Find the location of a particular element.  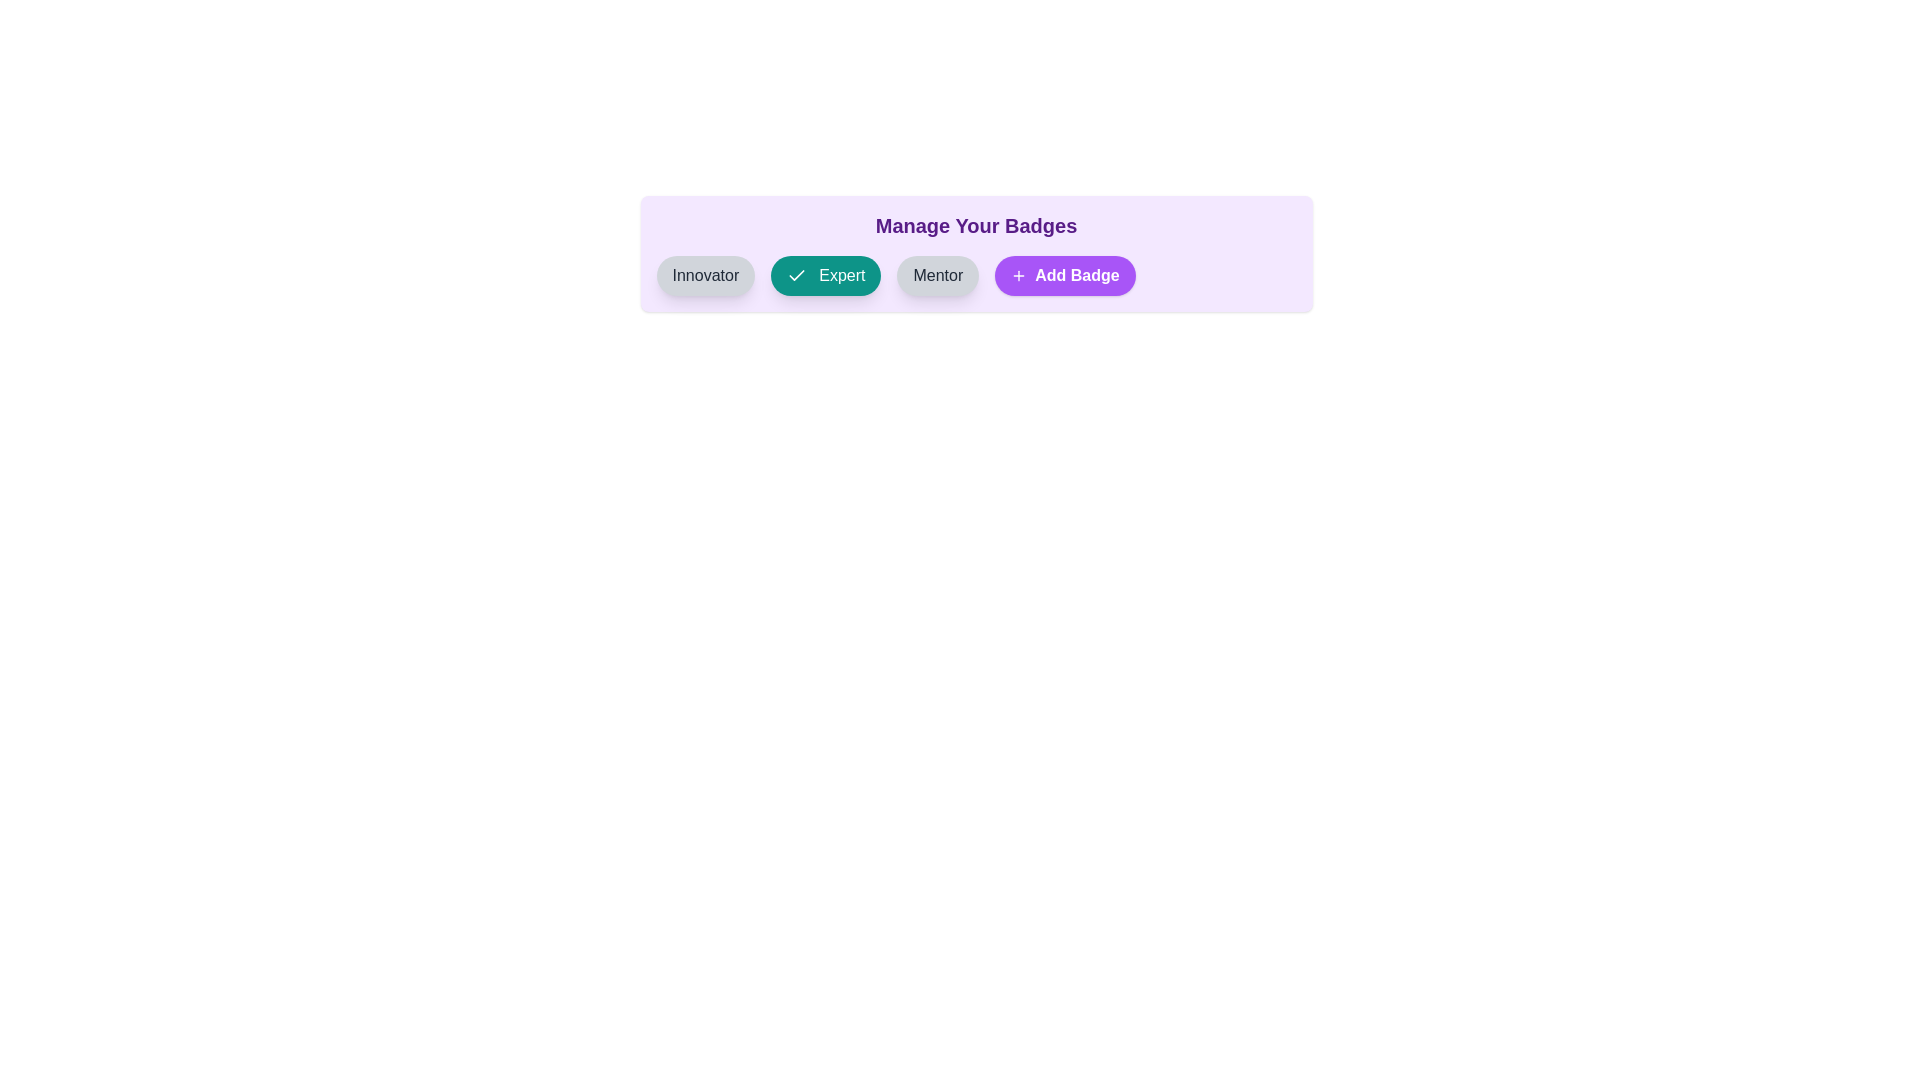

the badge labeled Innovator to observe its hover effect is located at coordinates (705, 276).